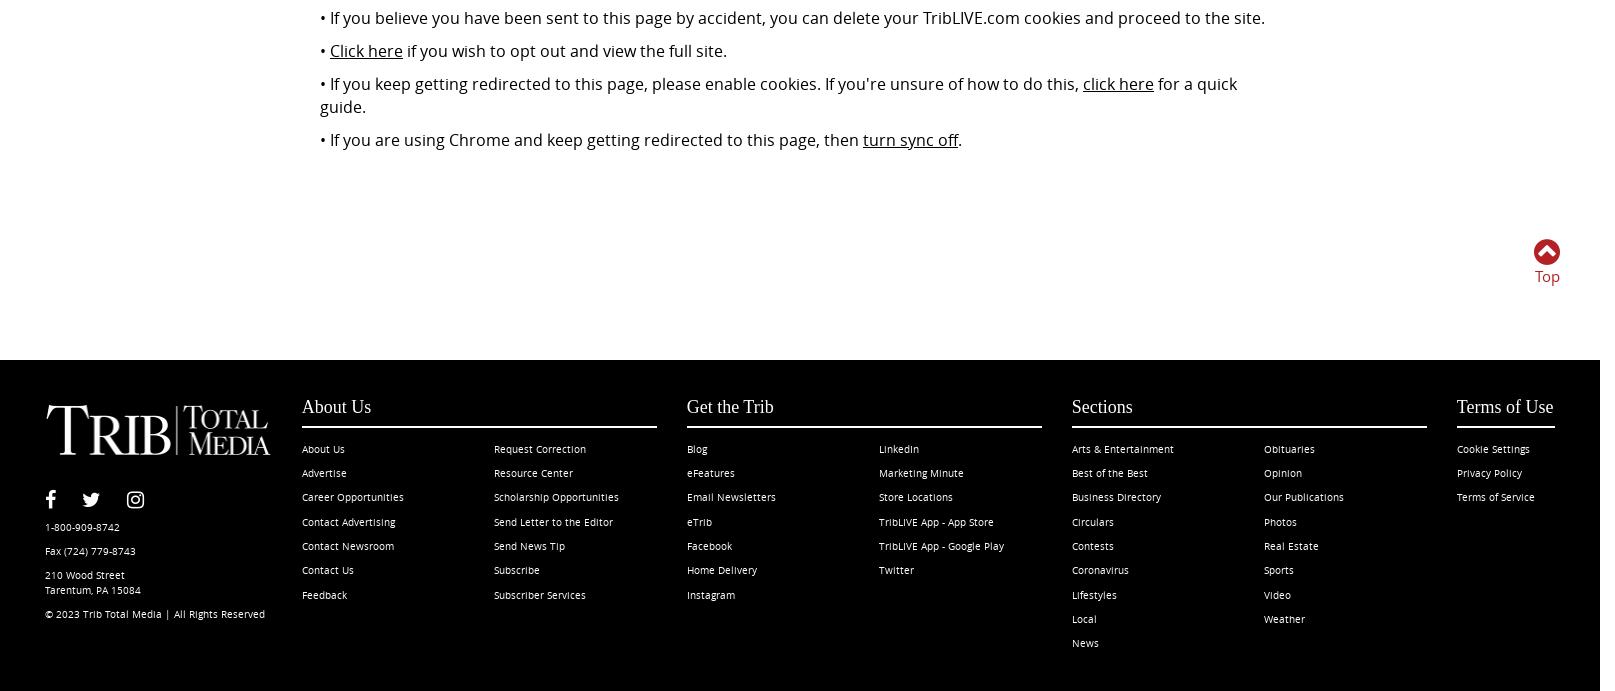  What do you see at coordinates (326, 570) in the screenshot?
I see `'Contact Us'` at bounding box center [326, 570].